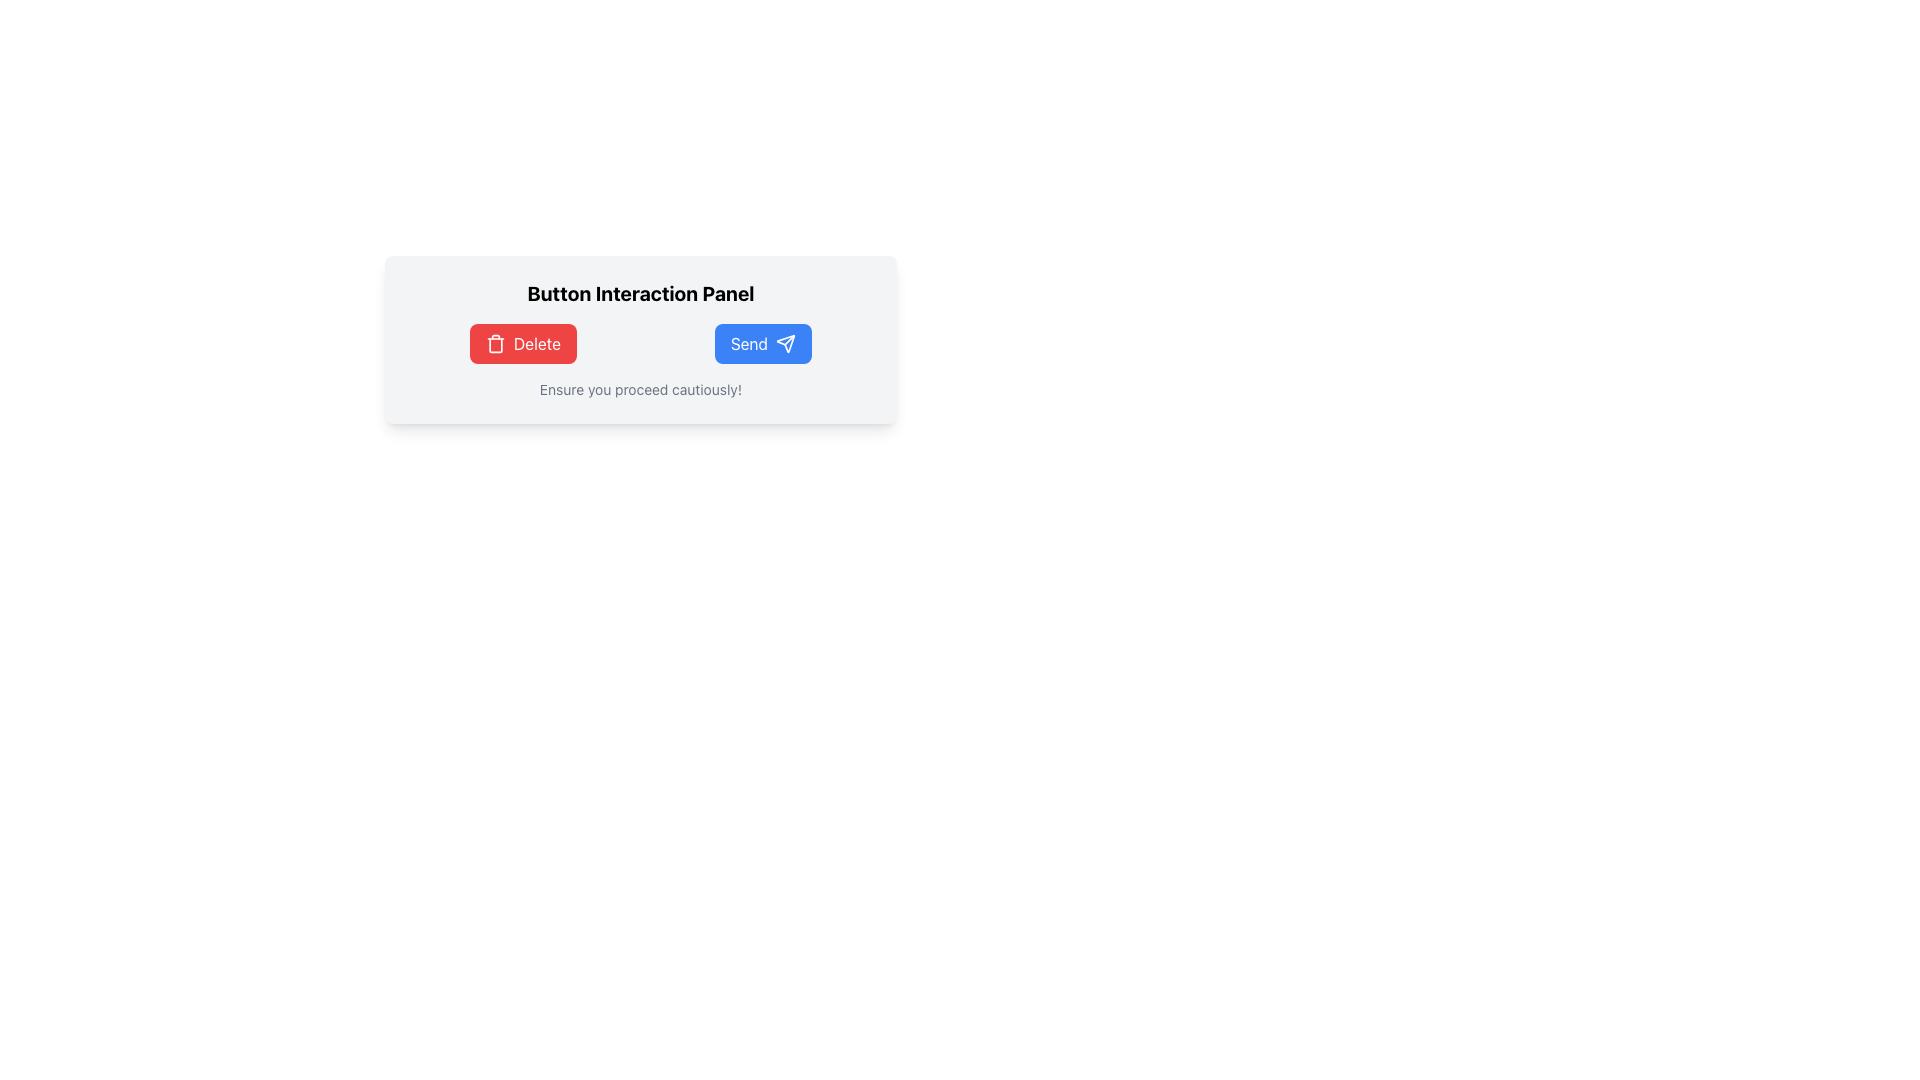 Image resolution: width=1920 pixels, height=1080 pixels. What do you see at coordinates (785, 342) in the screenshot?
I see `the paper airplane icon located to the right of the blue 'Send' button, which is styled with a bold outline and aligned centrally within its frame` at bounding box center [785, 342].